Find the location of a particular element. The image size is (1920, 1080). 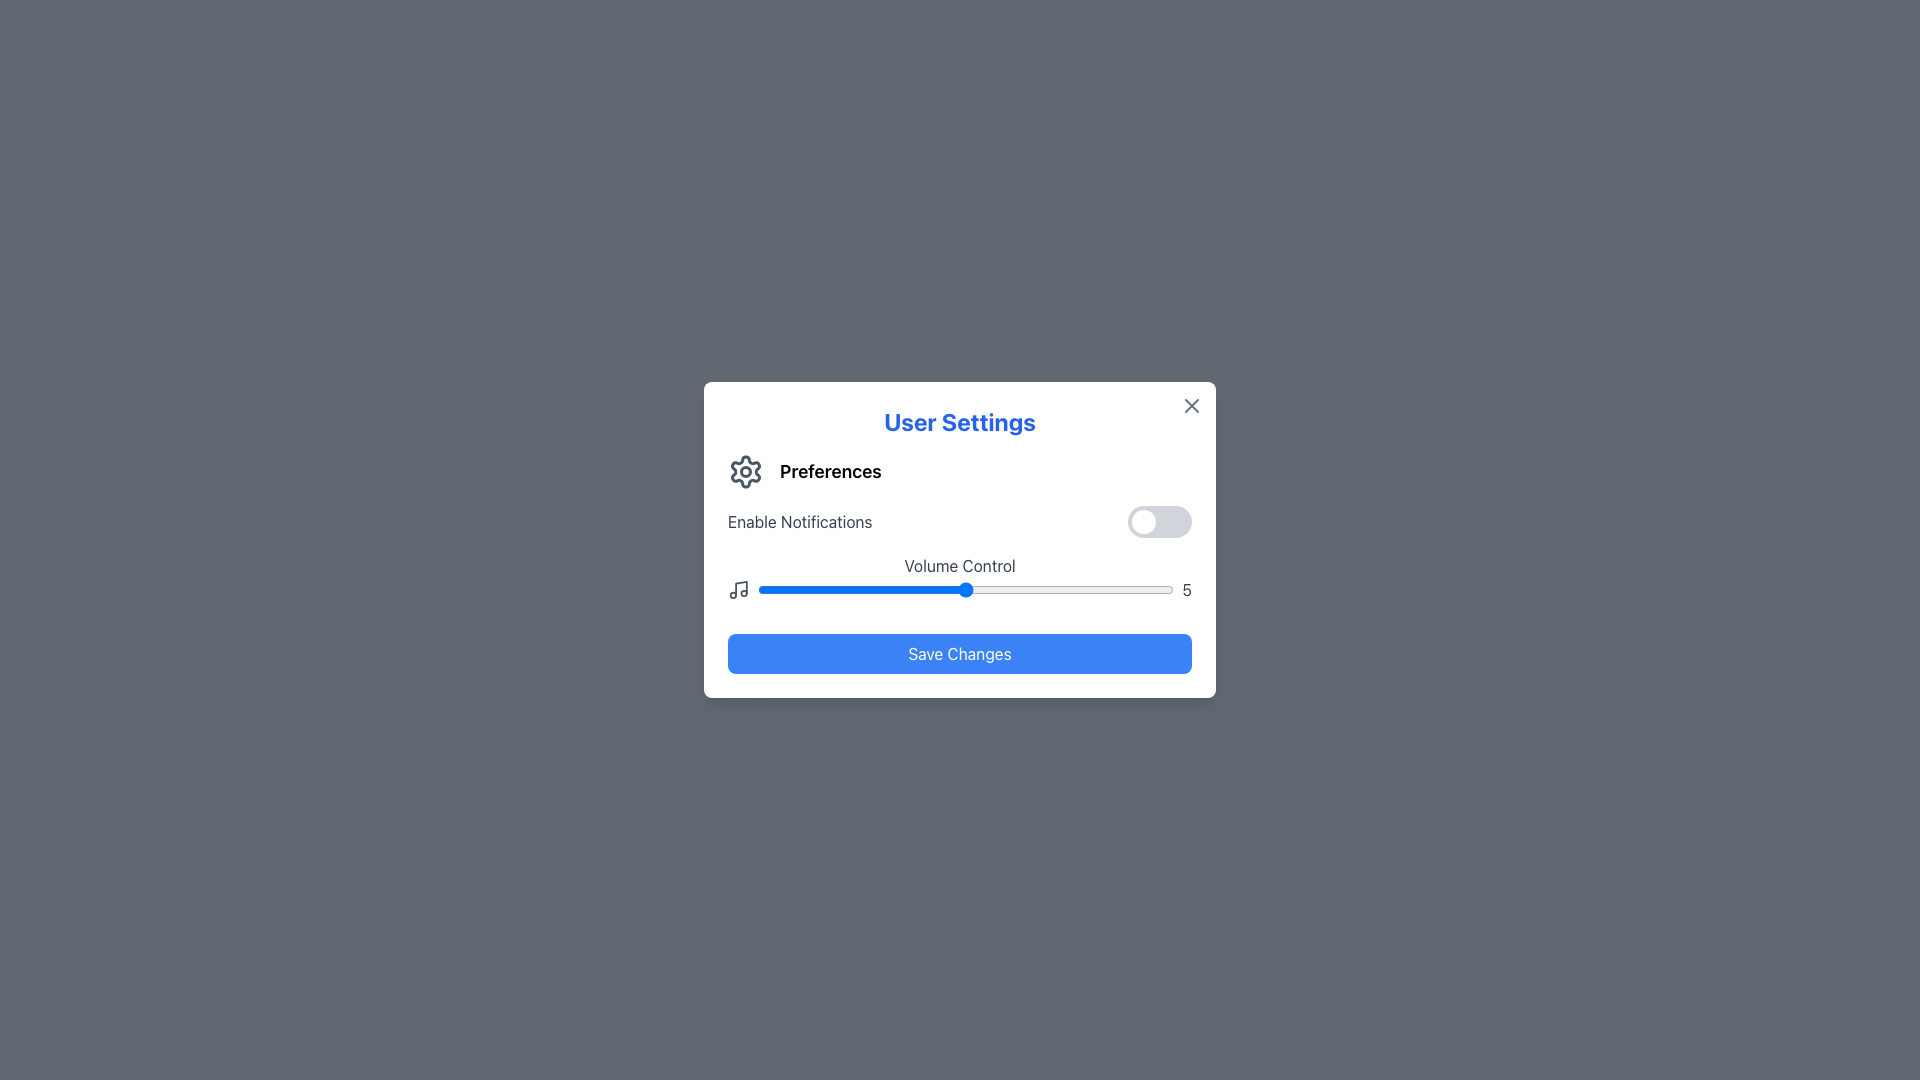

the volume is located at coordinates (1132, 589).